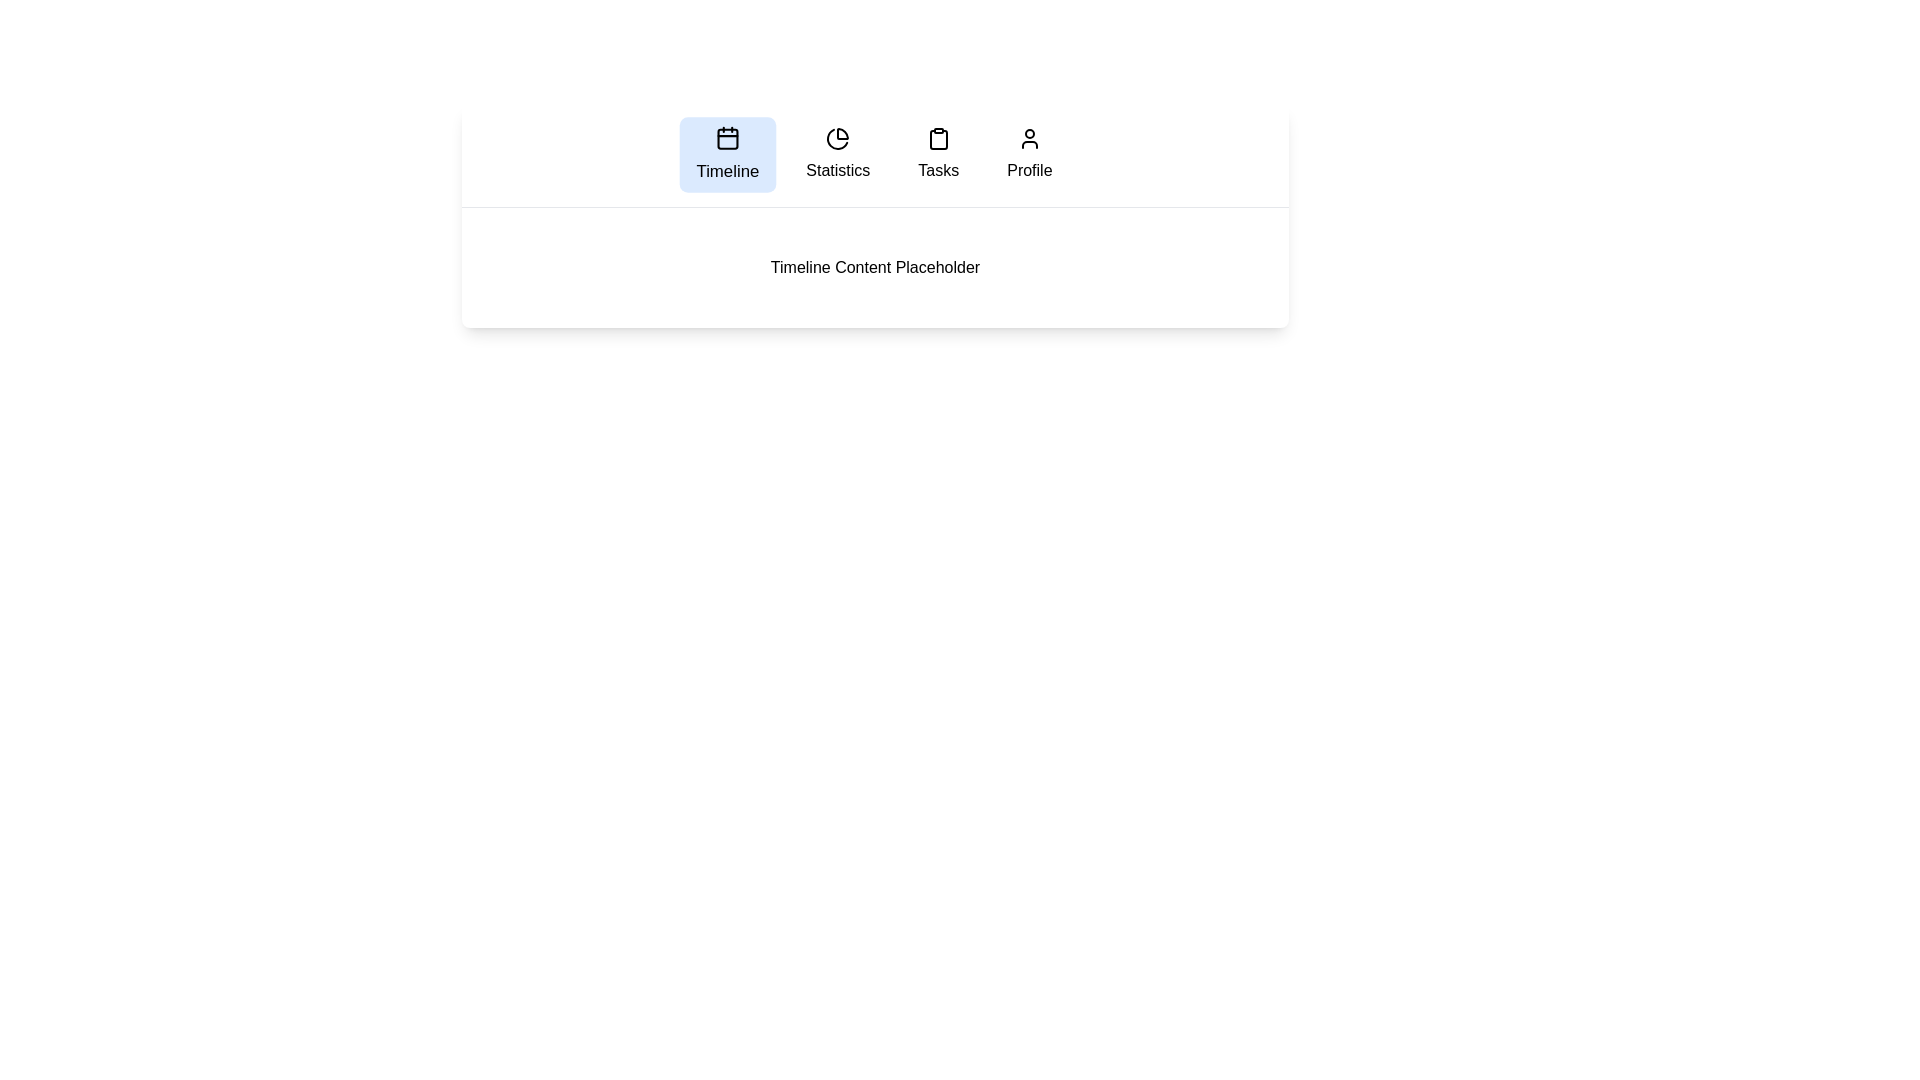 Image resolution: width=1920 pixels, height=1080 pixels. What do you see at coordinates (727, 153) in the screenshot?
I see `the tab labeled Timeline to navigate to it` at bounding box center [727, 153].